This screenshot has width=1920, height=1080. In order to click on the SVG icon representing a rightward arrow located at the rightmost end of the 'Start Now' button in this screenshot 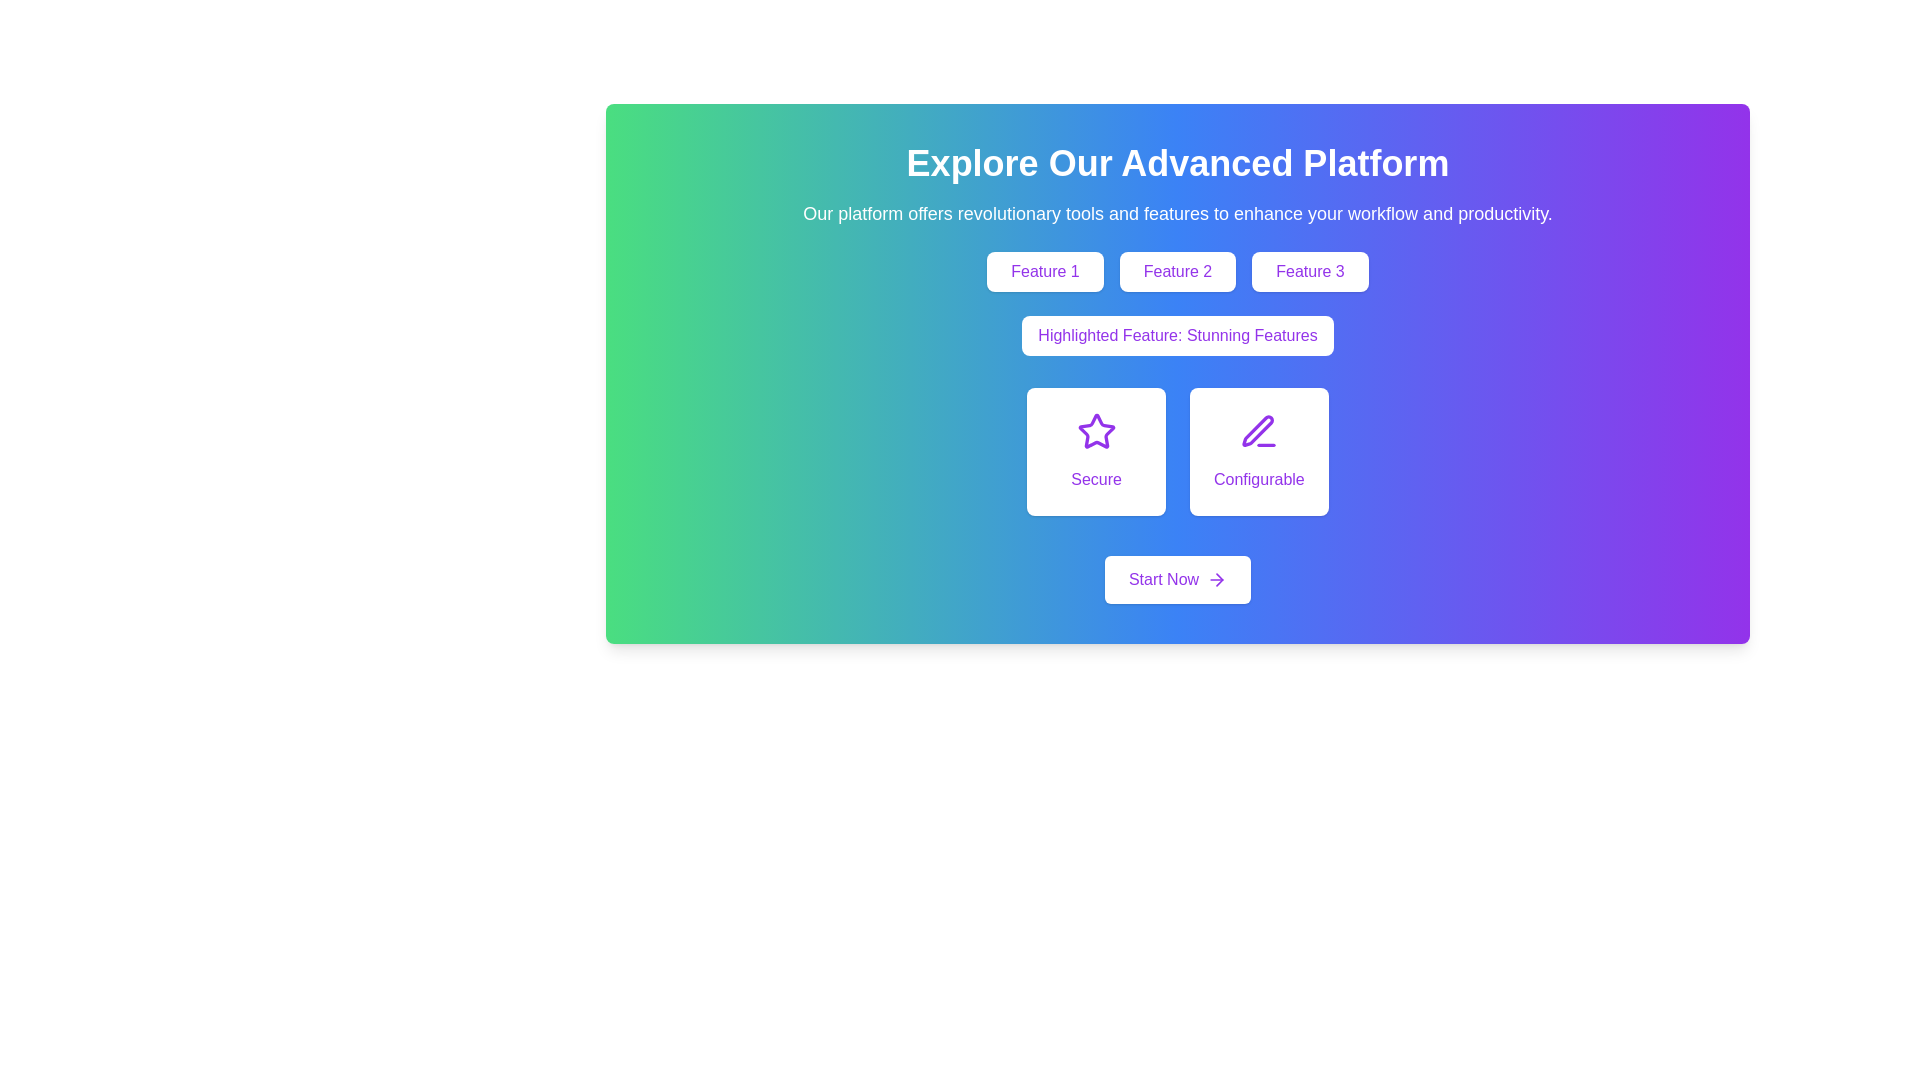, I will do `click(1216, 579)`.